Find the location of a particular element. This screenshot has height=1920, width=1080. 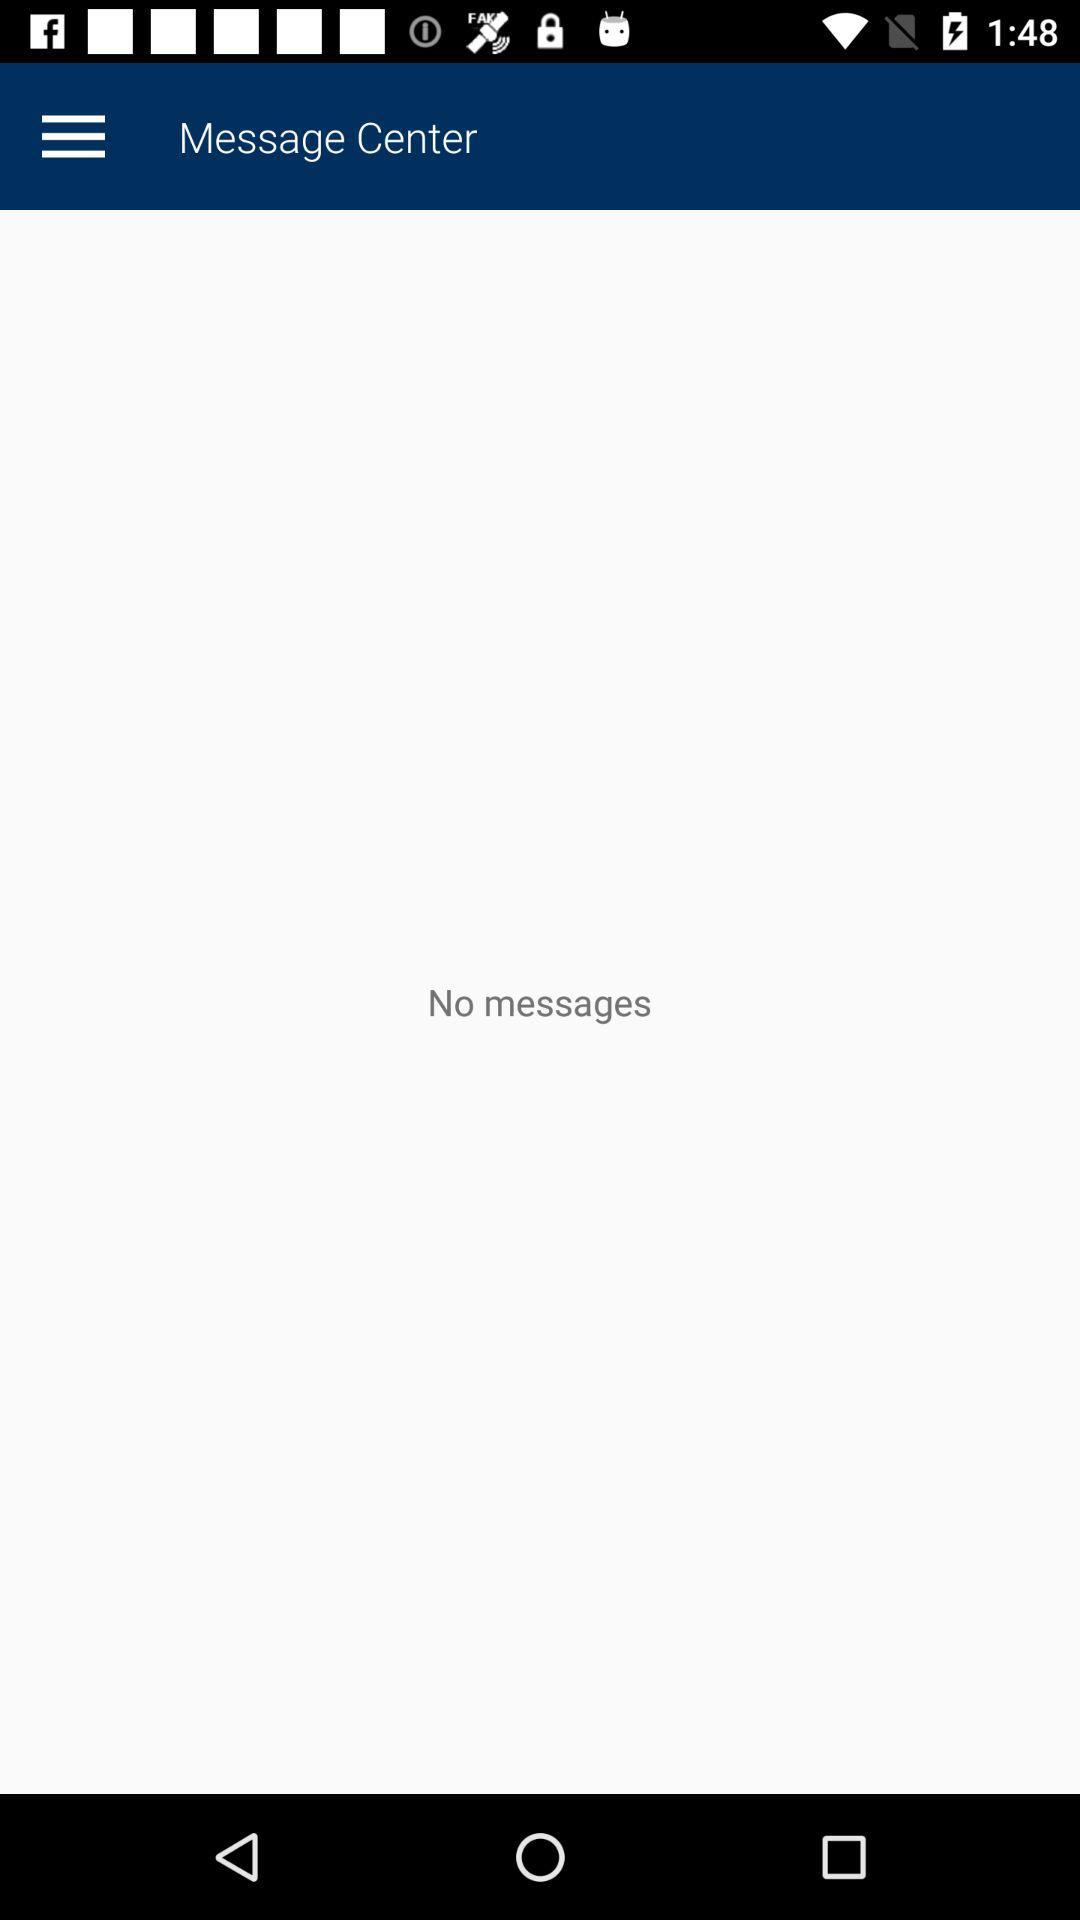

menu is located at coordinates (72, 135).